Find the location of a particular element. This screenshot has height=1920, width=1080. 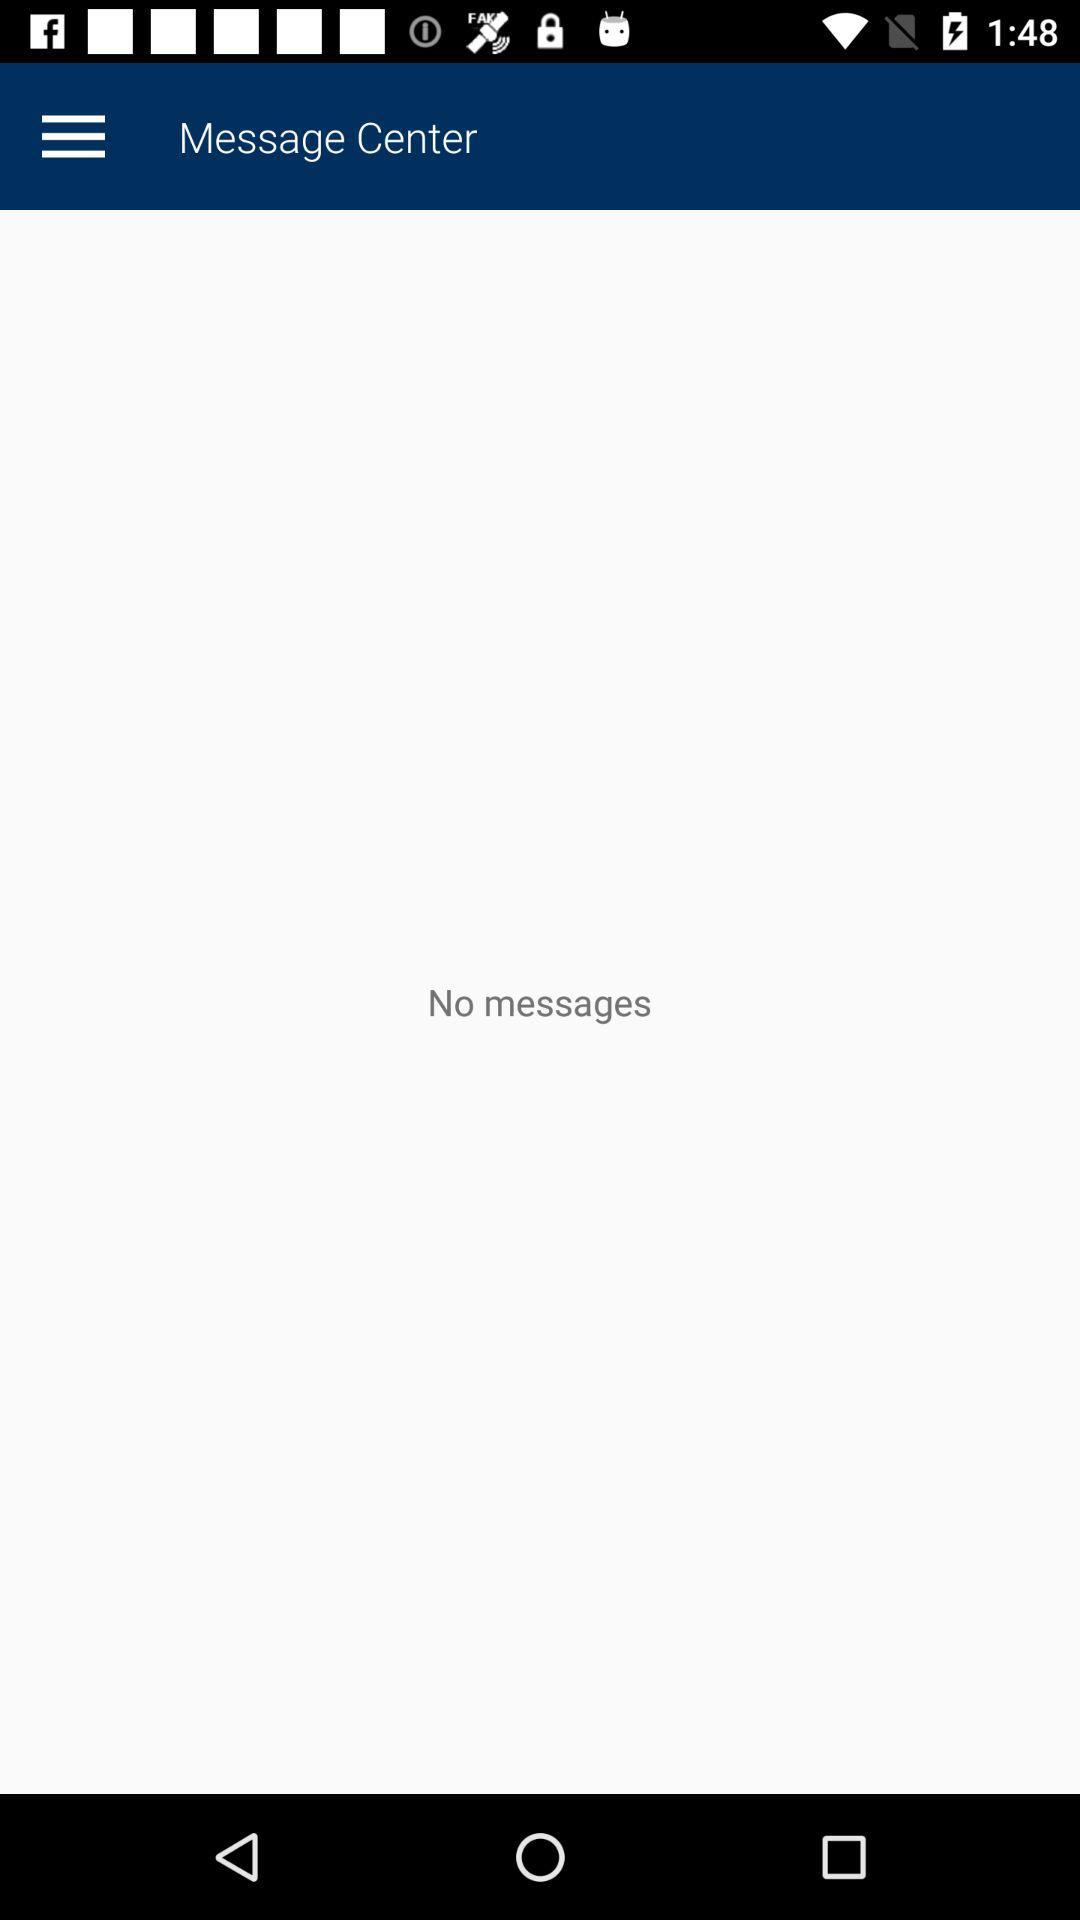

menu is located at coordinates (72, 135).